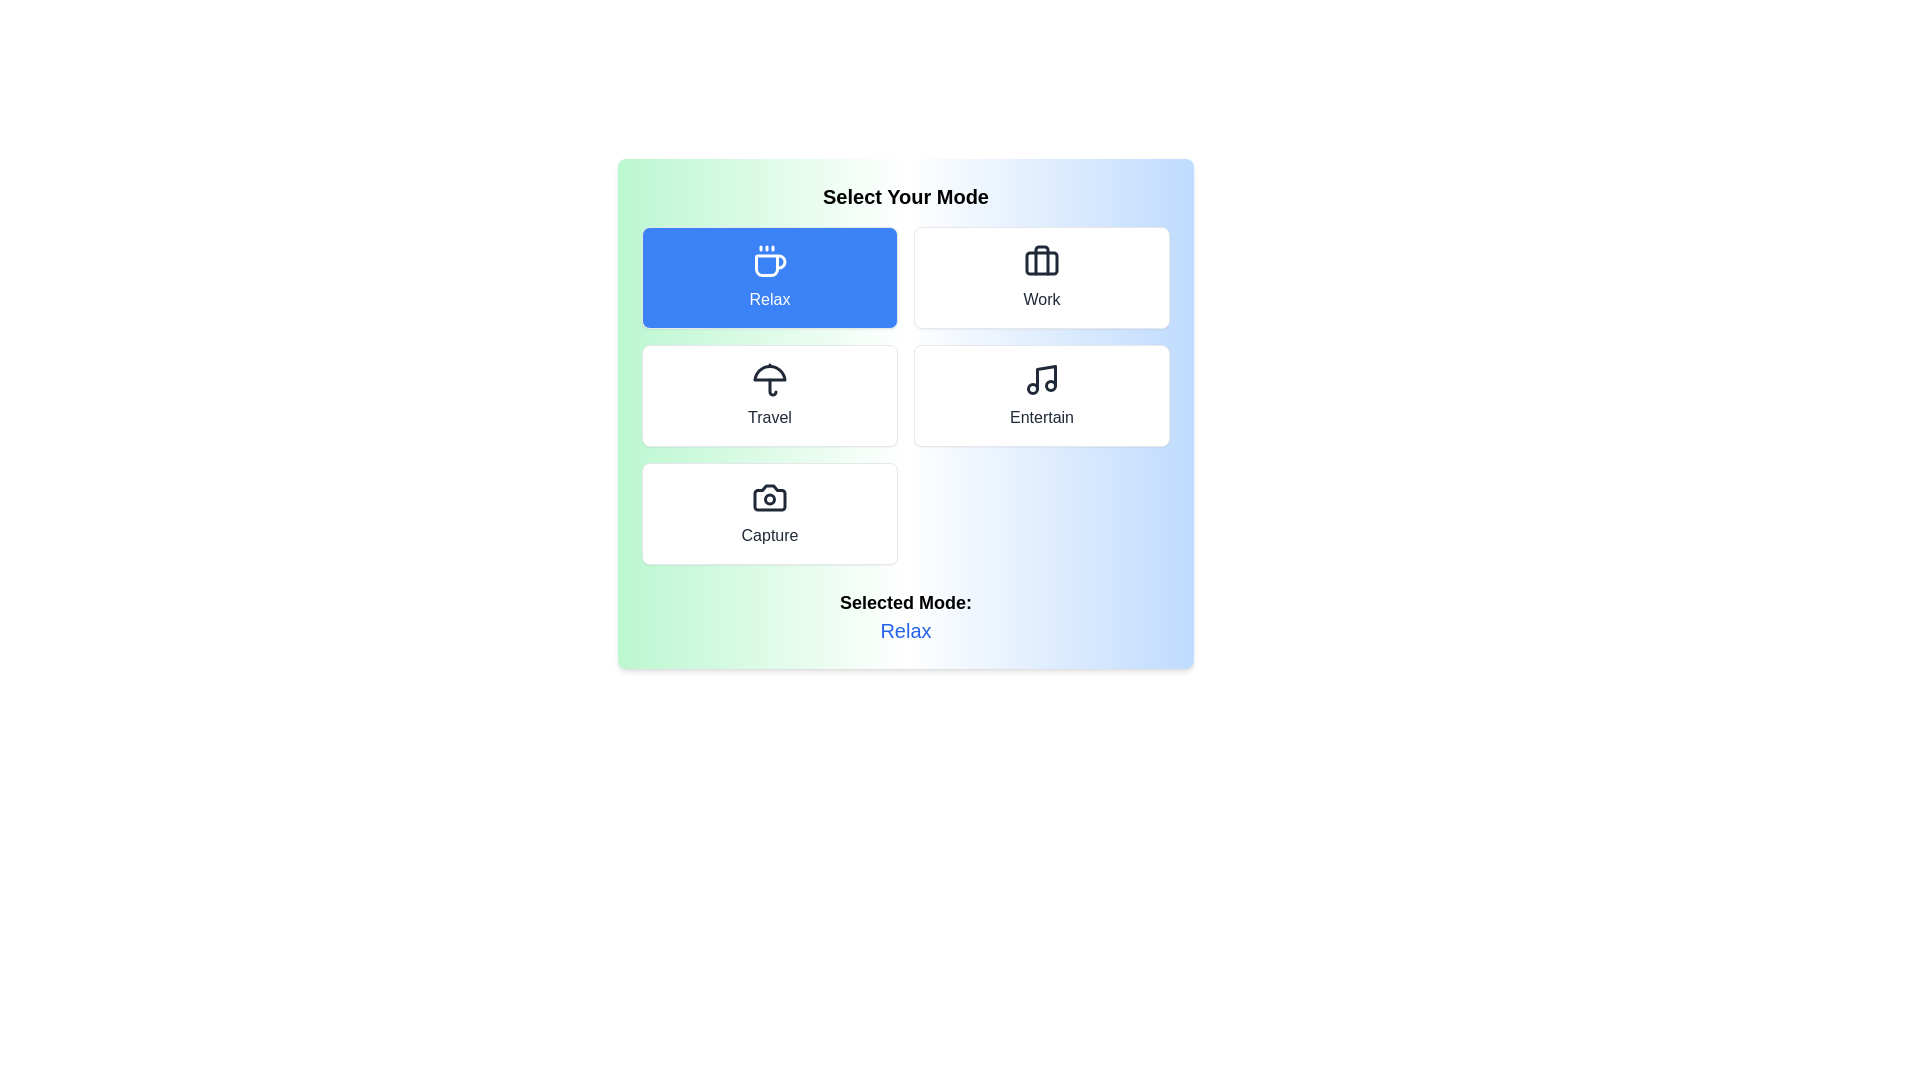 The height and width of the screenshot is (1080, 1920). I want to click on the mode button corresponding to Entertain, so click(1040, 396).